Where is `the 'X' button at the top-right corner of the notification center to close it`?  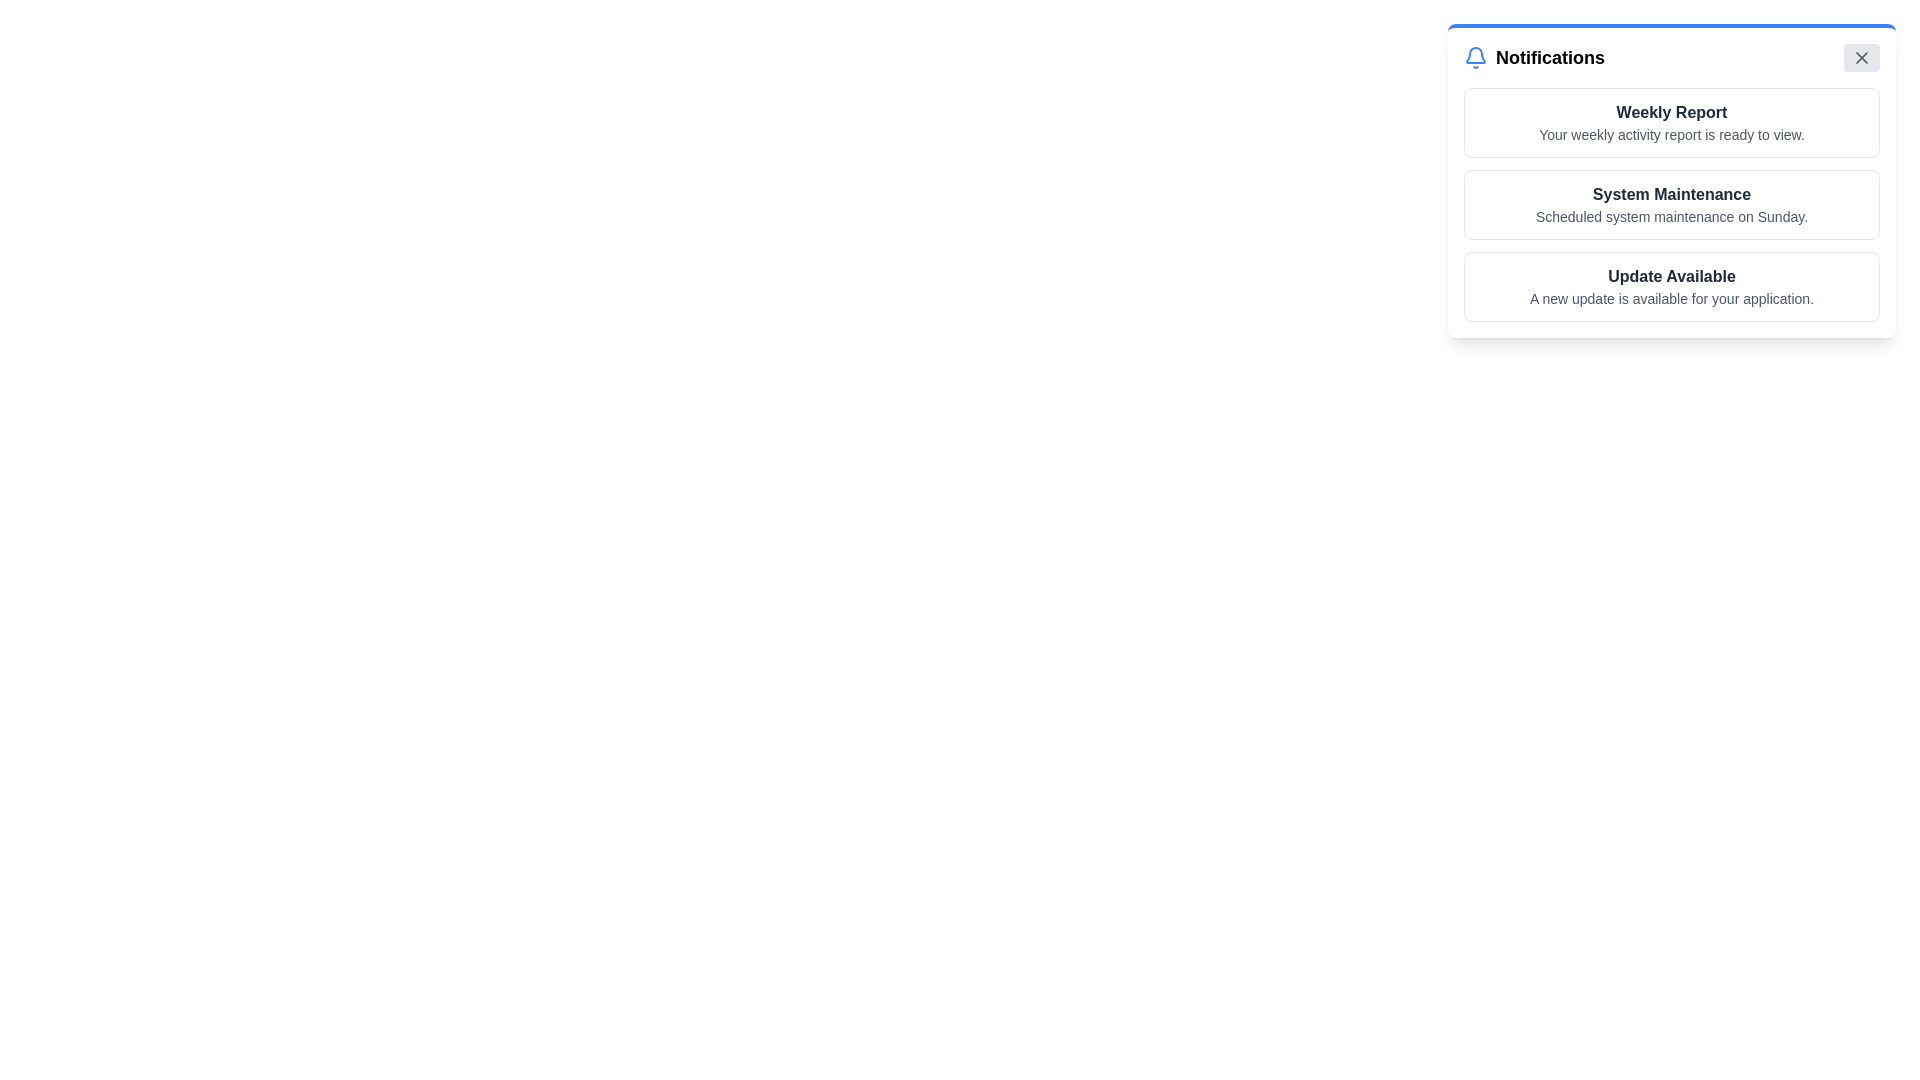
the 'X' button at the top-right corner of the notification center to close it is located at coordinates (1861, 56).